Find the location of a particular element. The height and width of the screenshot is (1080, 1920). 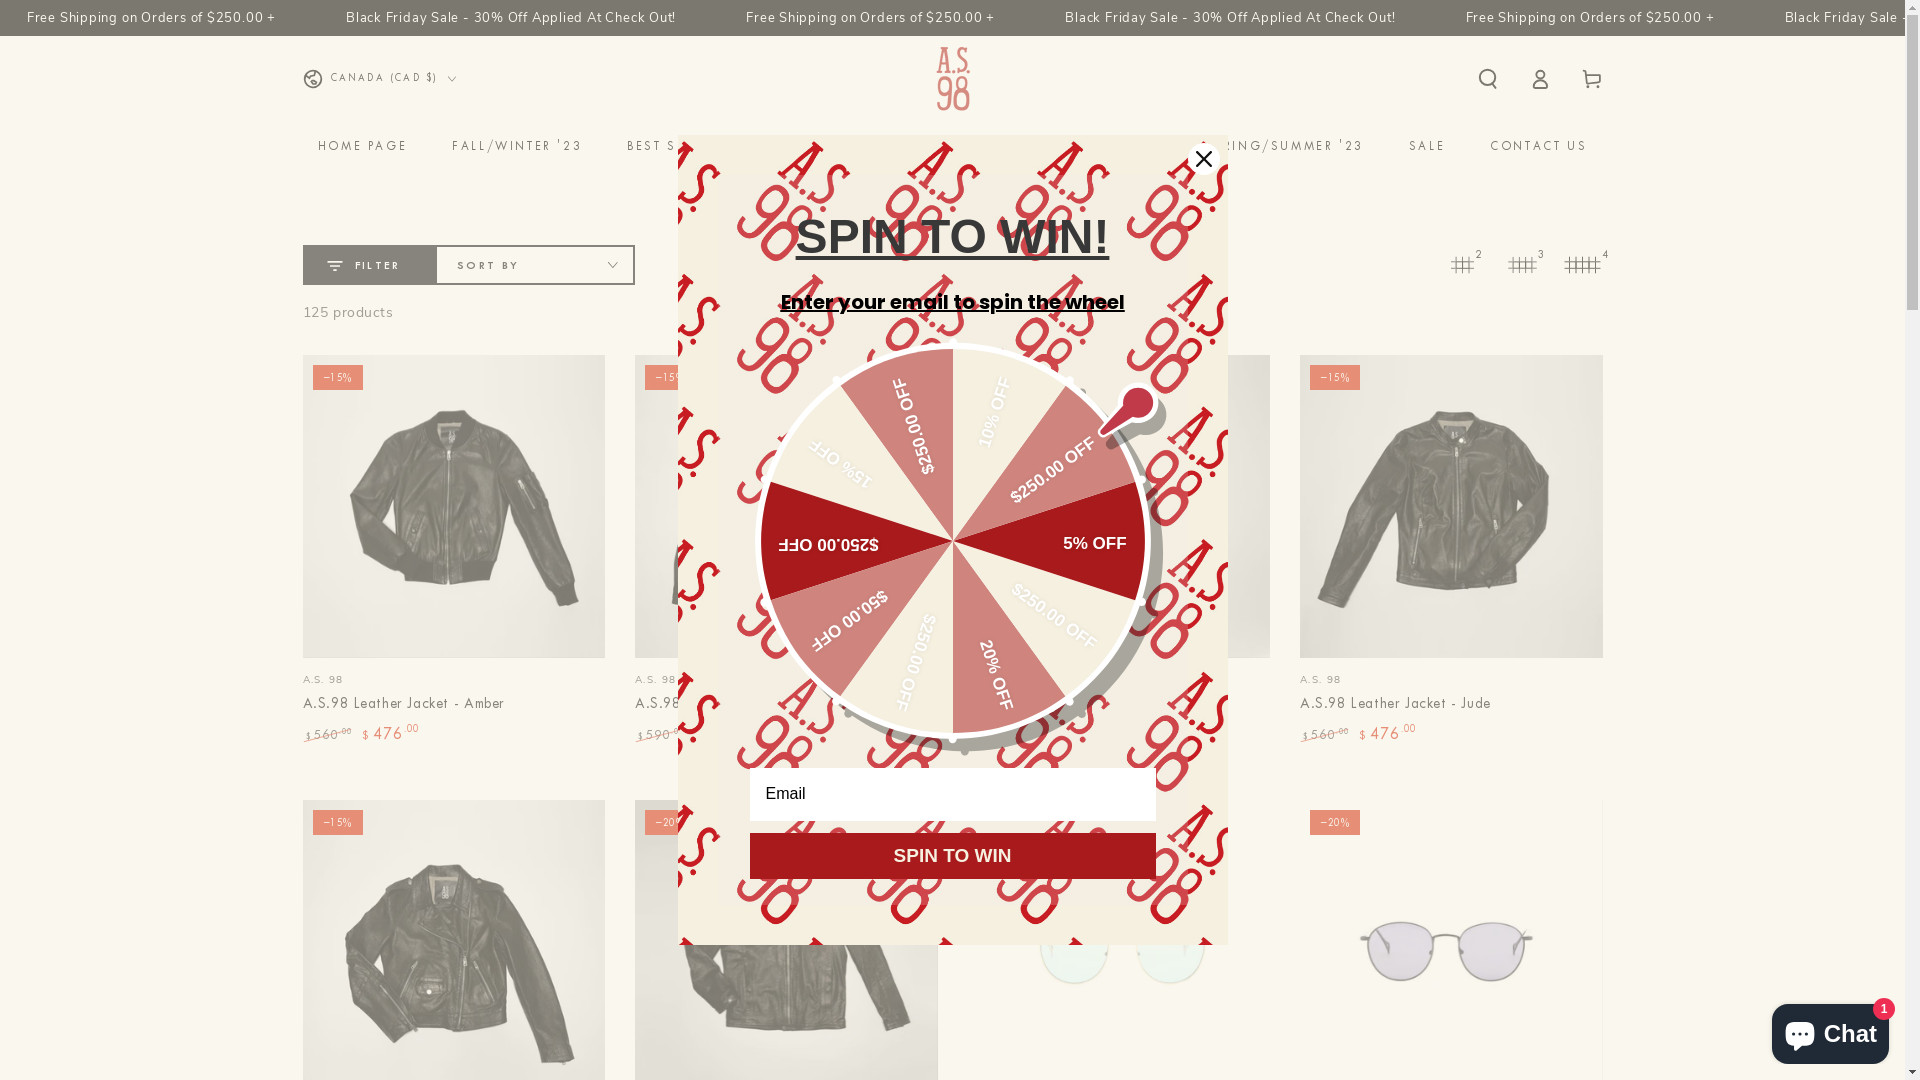

'Black Friday Sale - 30% Off Applied At Check Out!' is located at coordinates (393, 18).